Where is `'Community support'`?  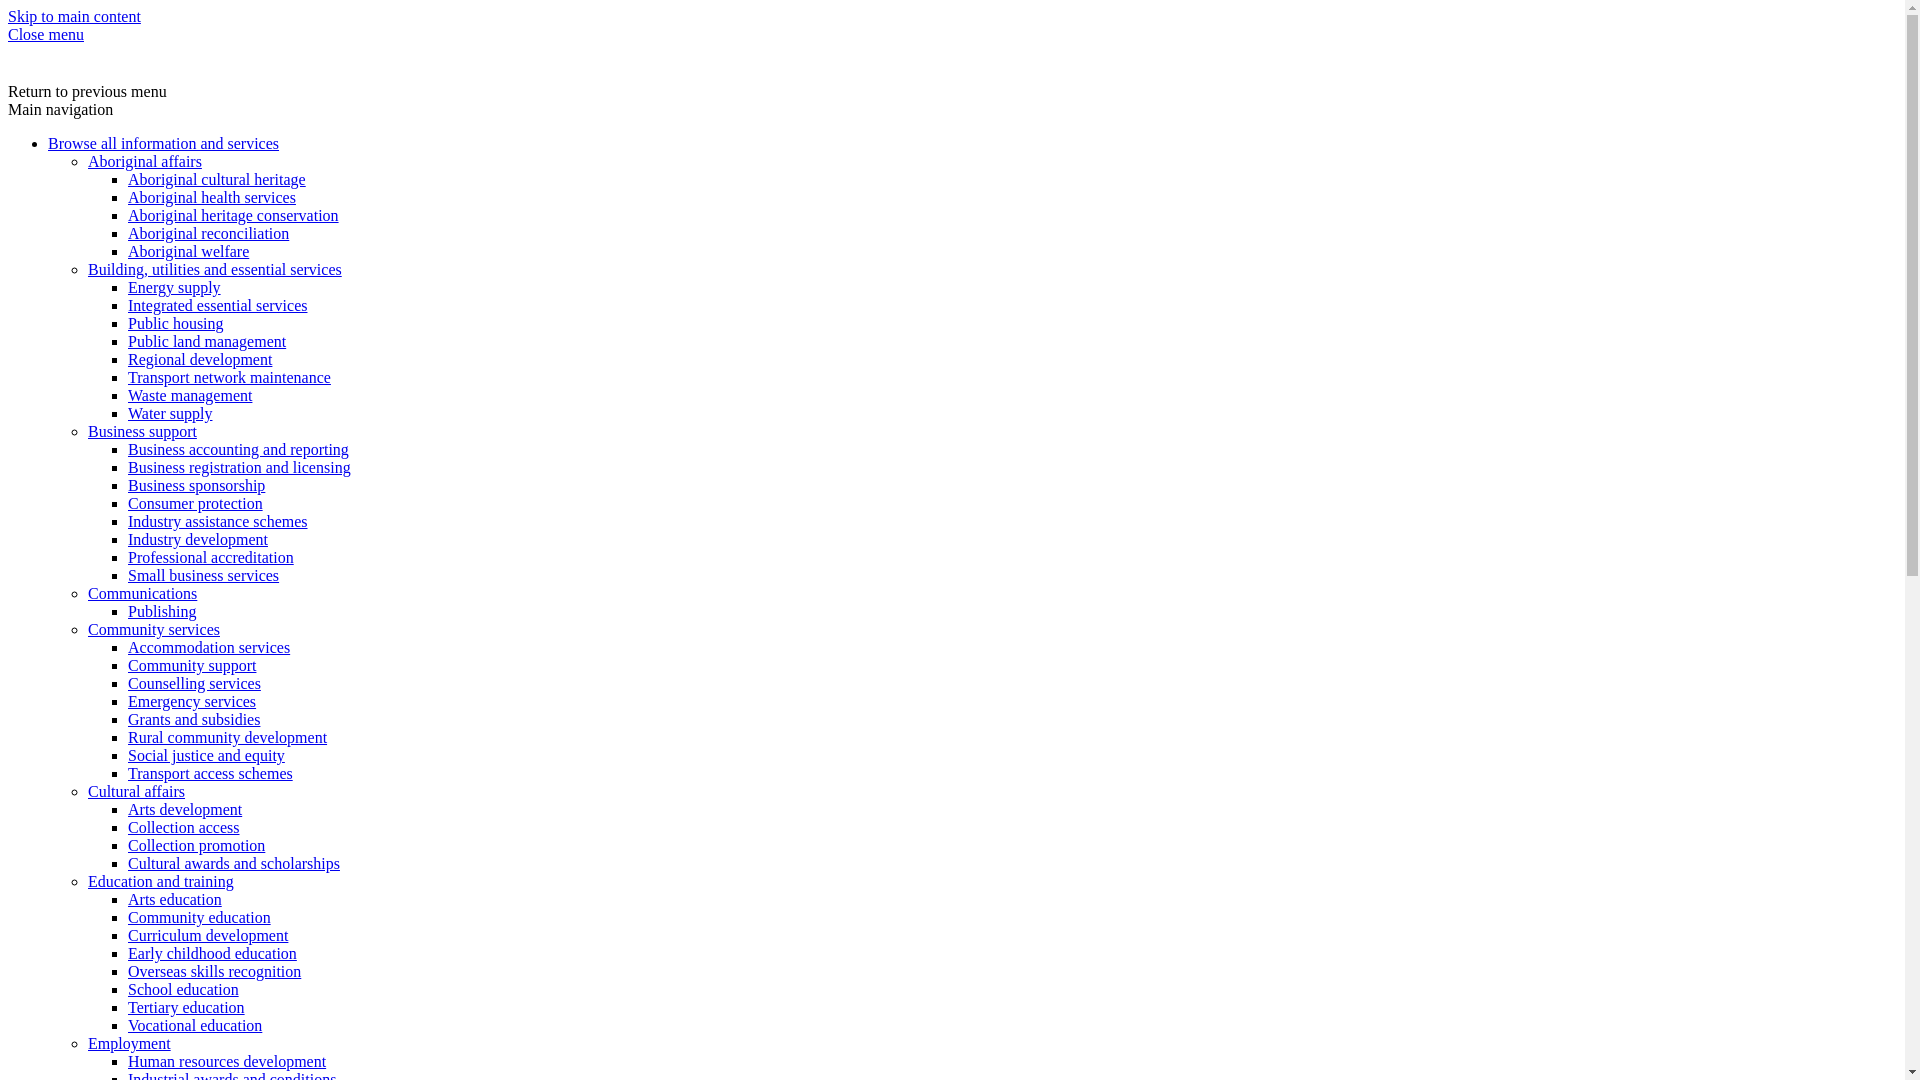 'Community support' is located at coordinates (127, 665).